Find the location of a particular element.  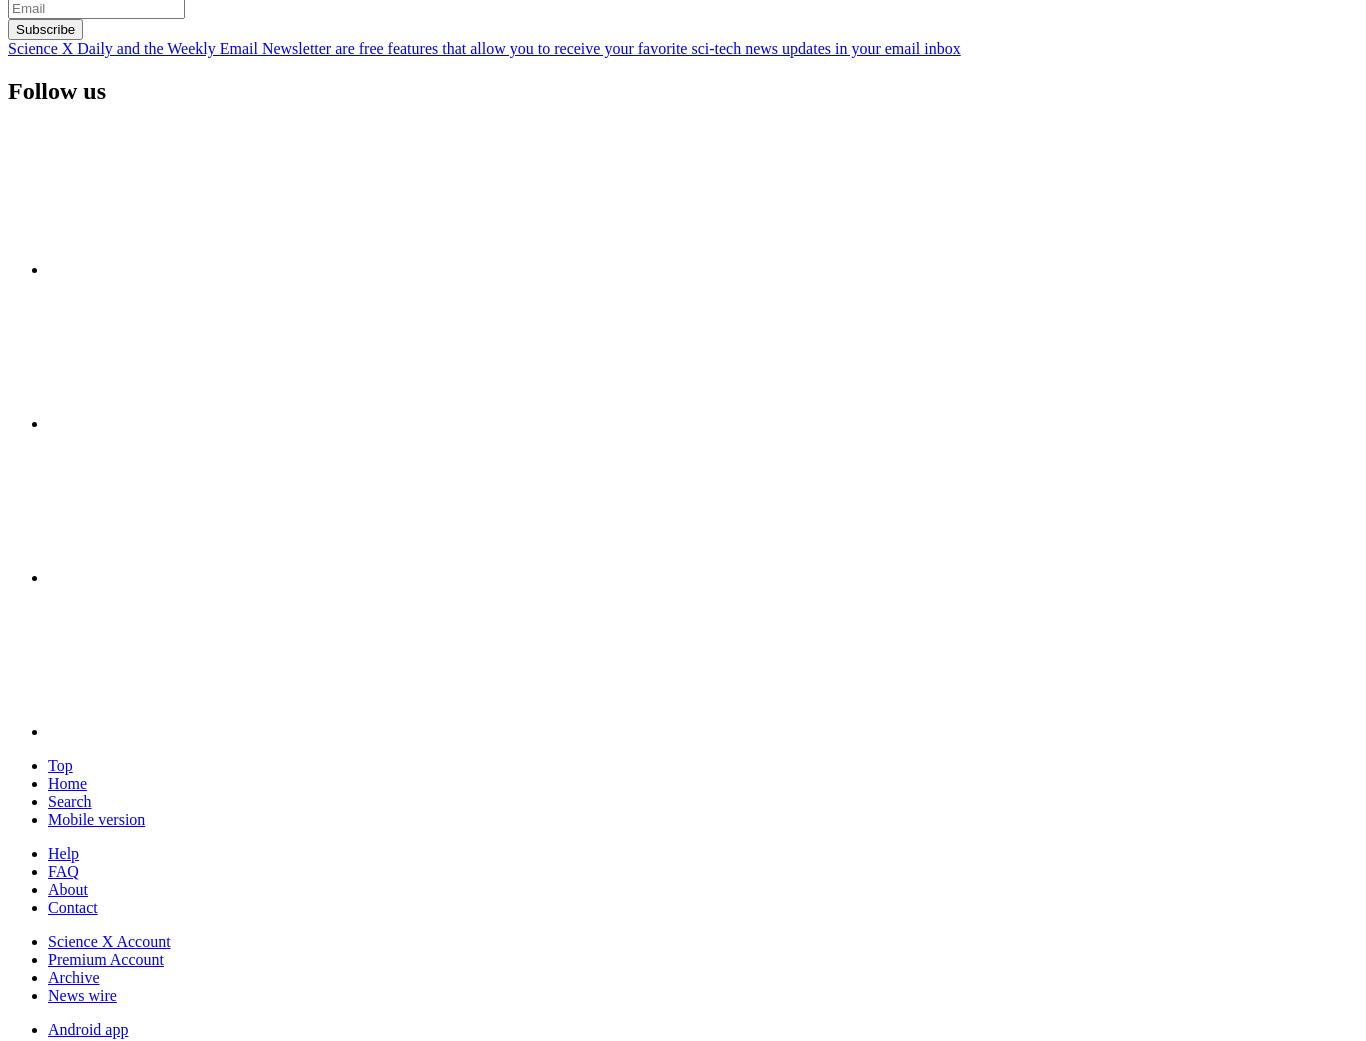

'Mobile version' is located at coordinates (96, 818).